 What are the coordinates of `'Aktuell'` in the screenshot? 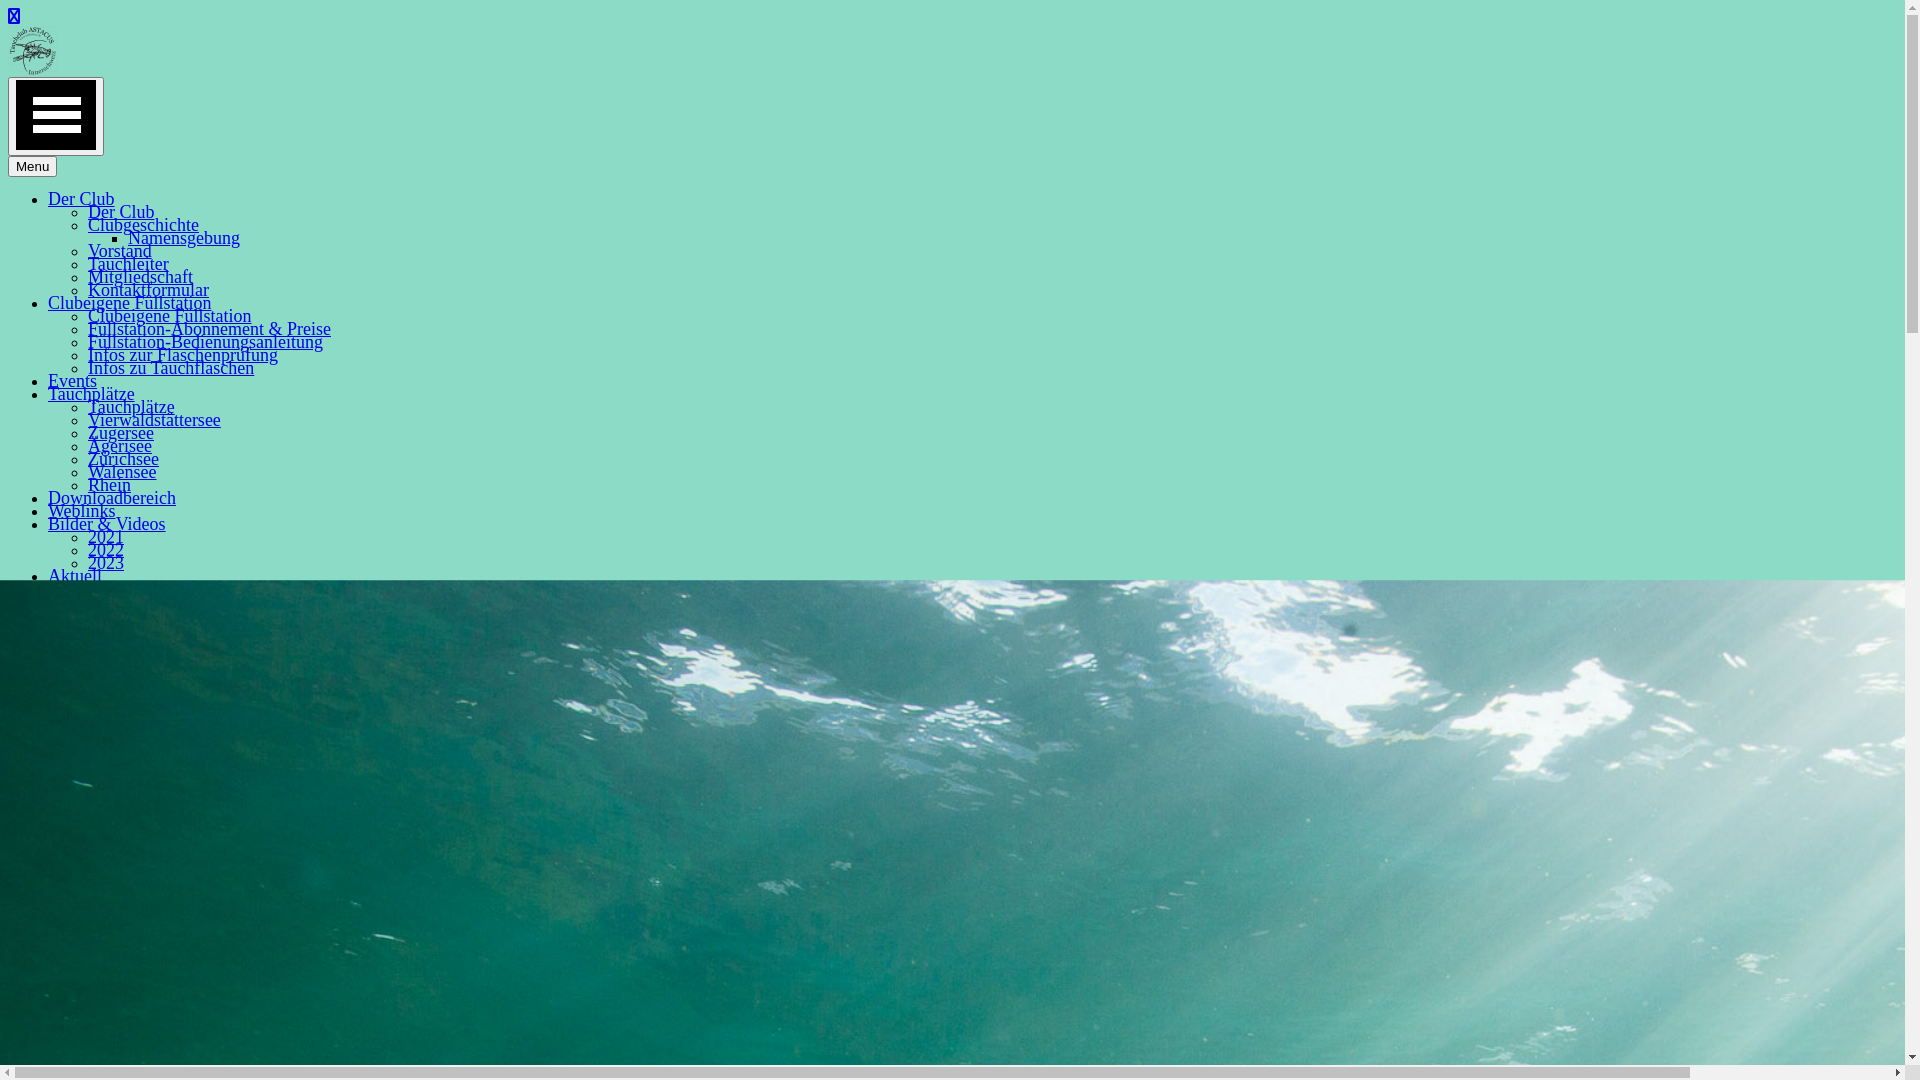 It's located at (75, 575).